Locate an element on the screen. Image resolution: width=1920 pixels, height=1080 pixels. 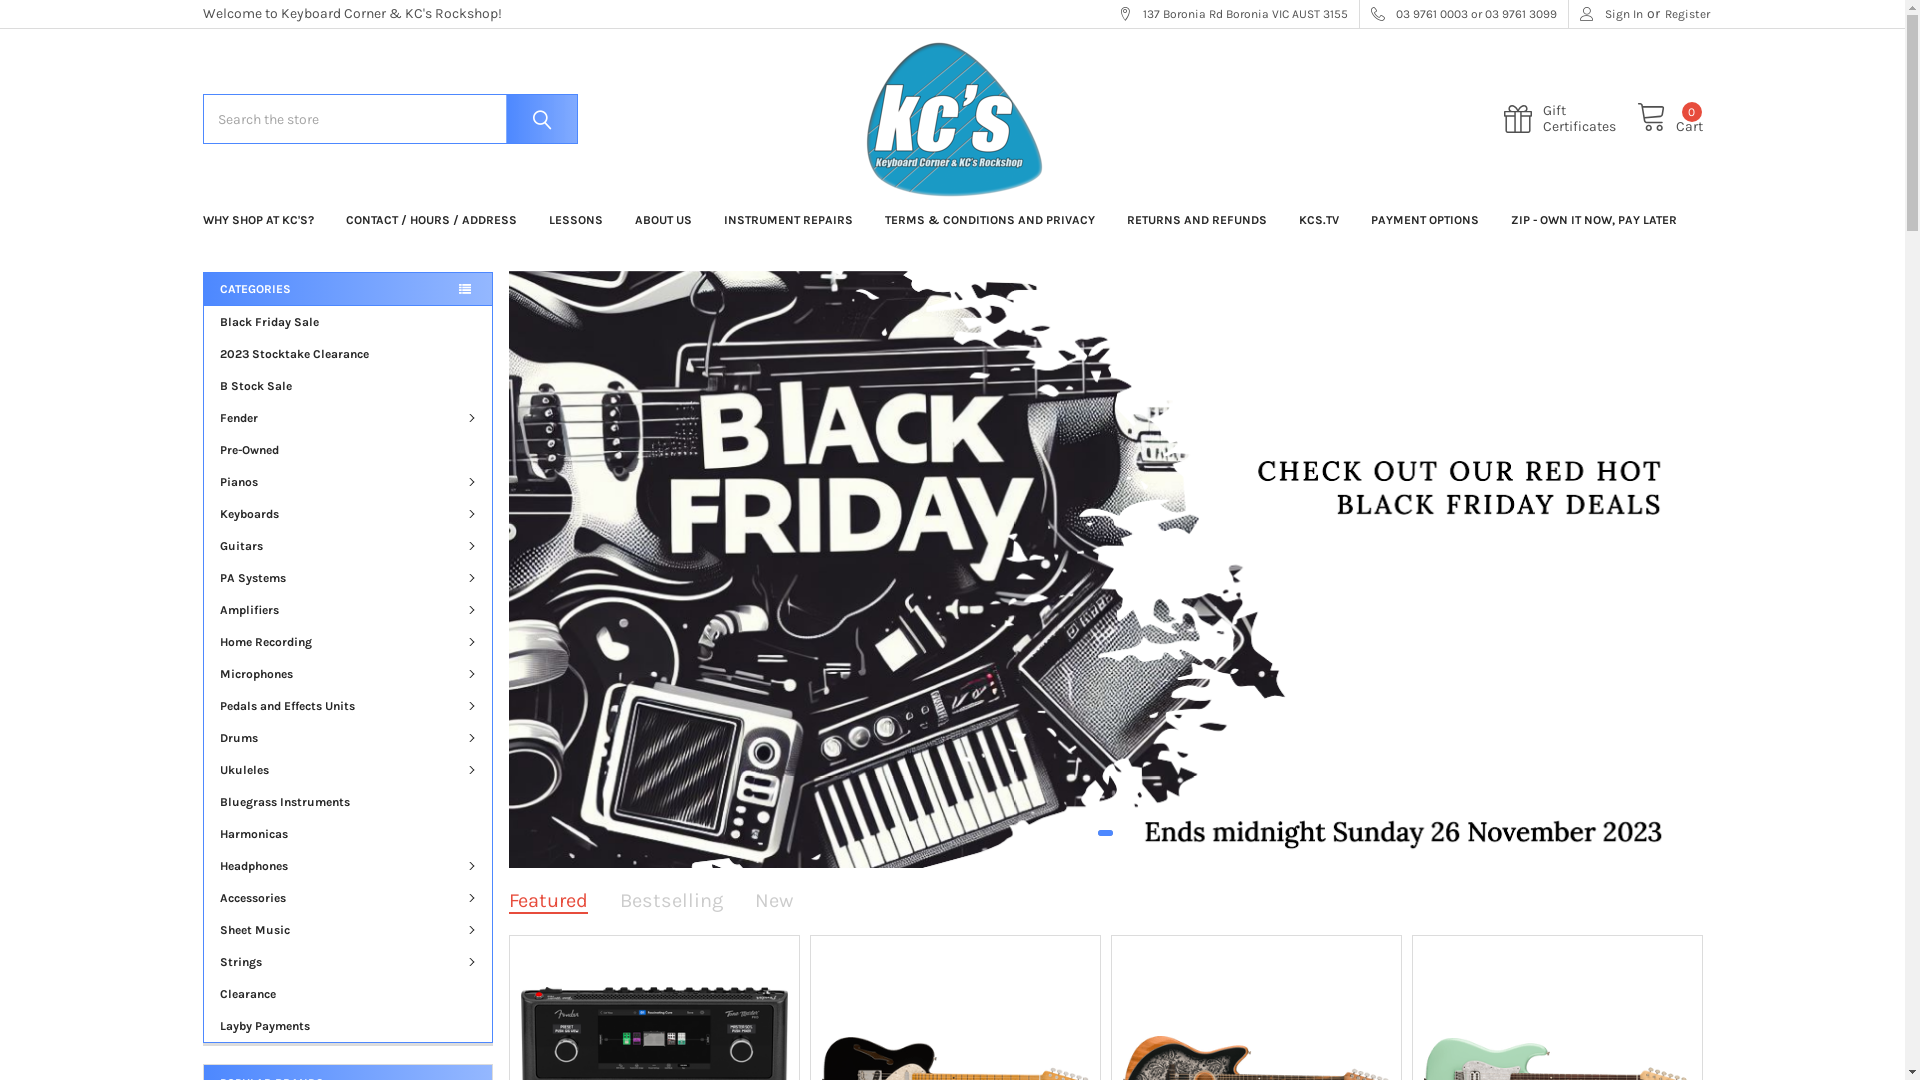
'Bestselling' is located at coordinates (671, 900).